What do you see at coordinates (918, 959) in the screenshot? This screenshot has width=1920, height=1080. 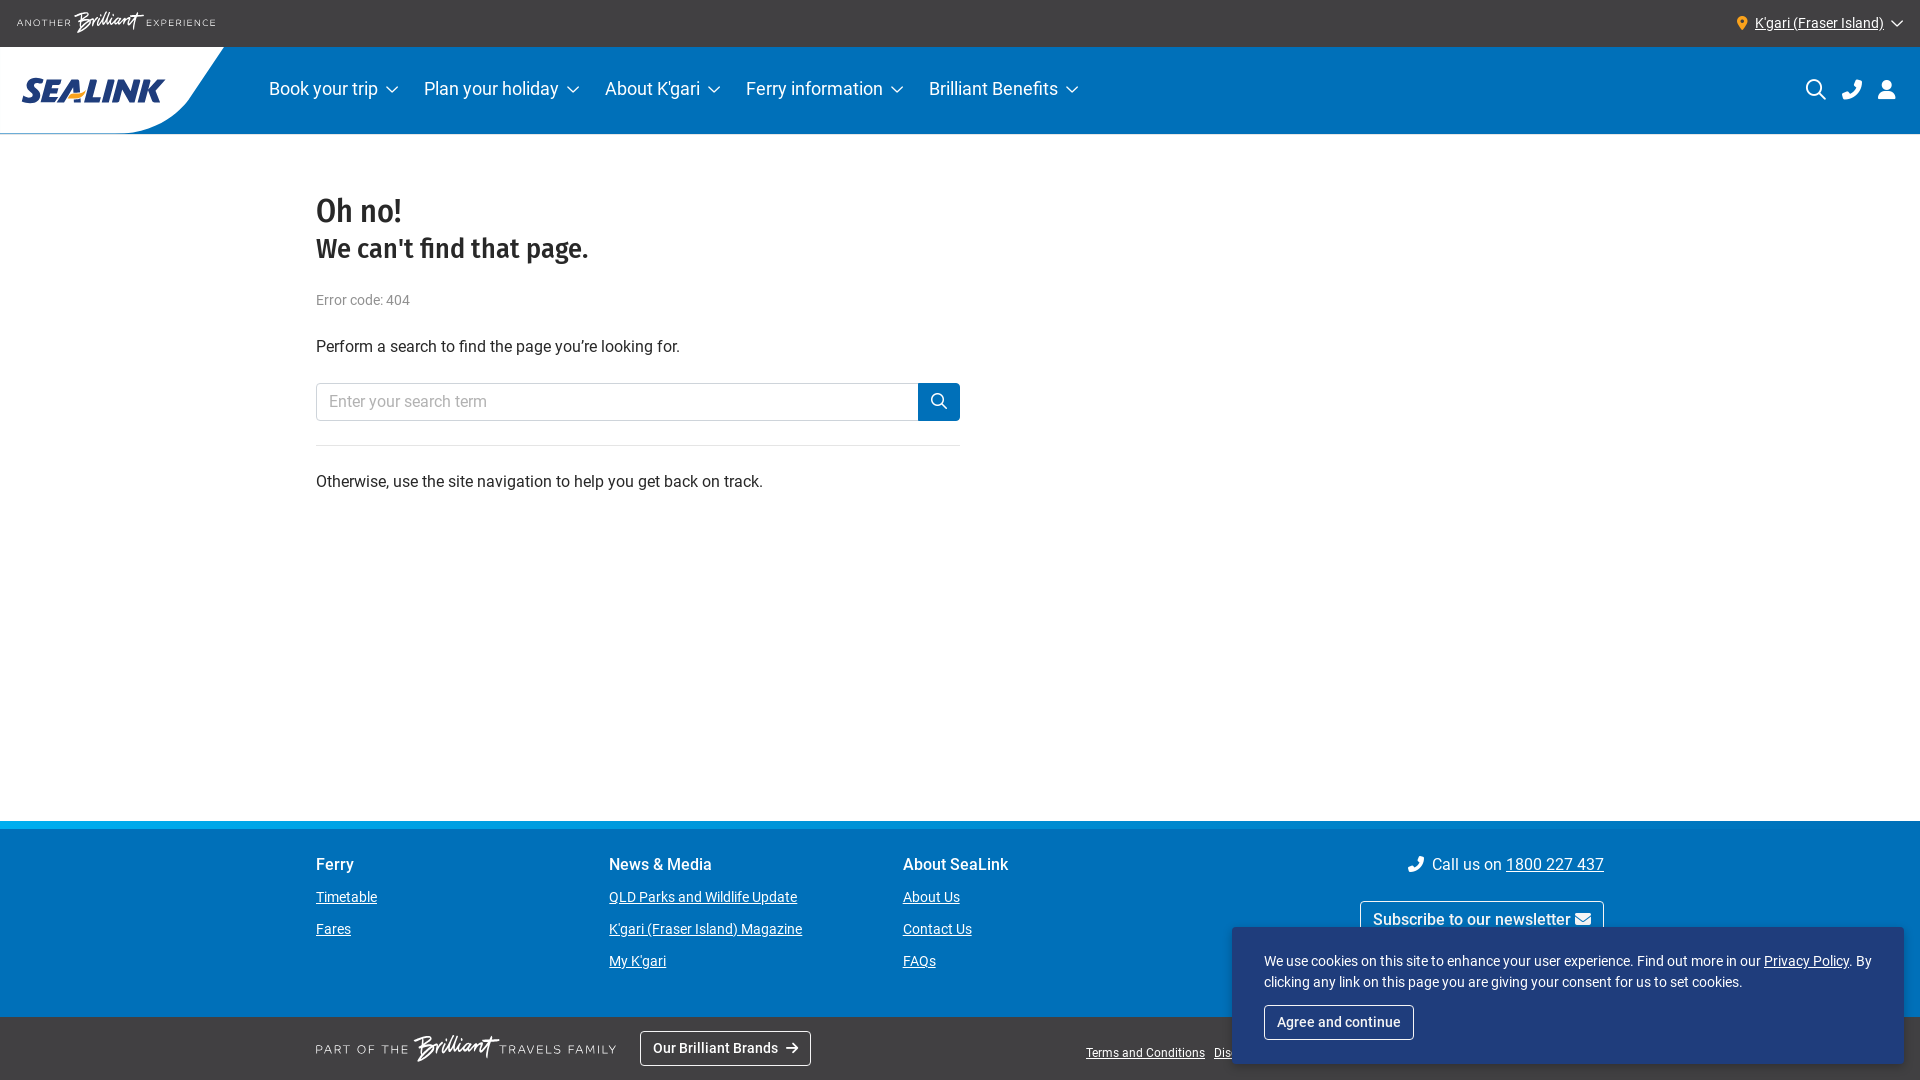 I see `'FAQs'` at bounding box center [918, 959].